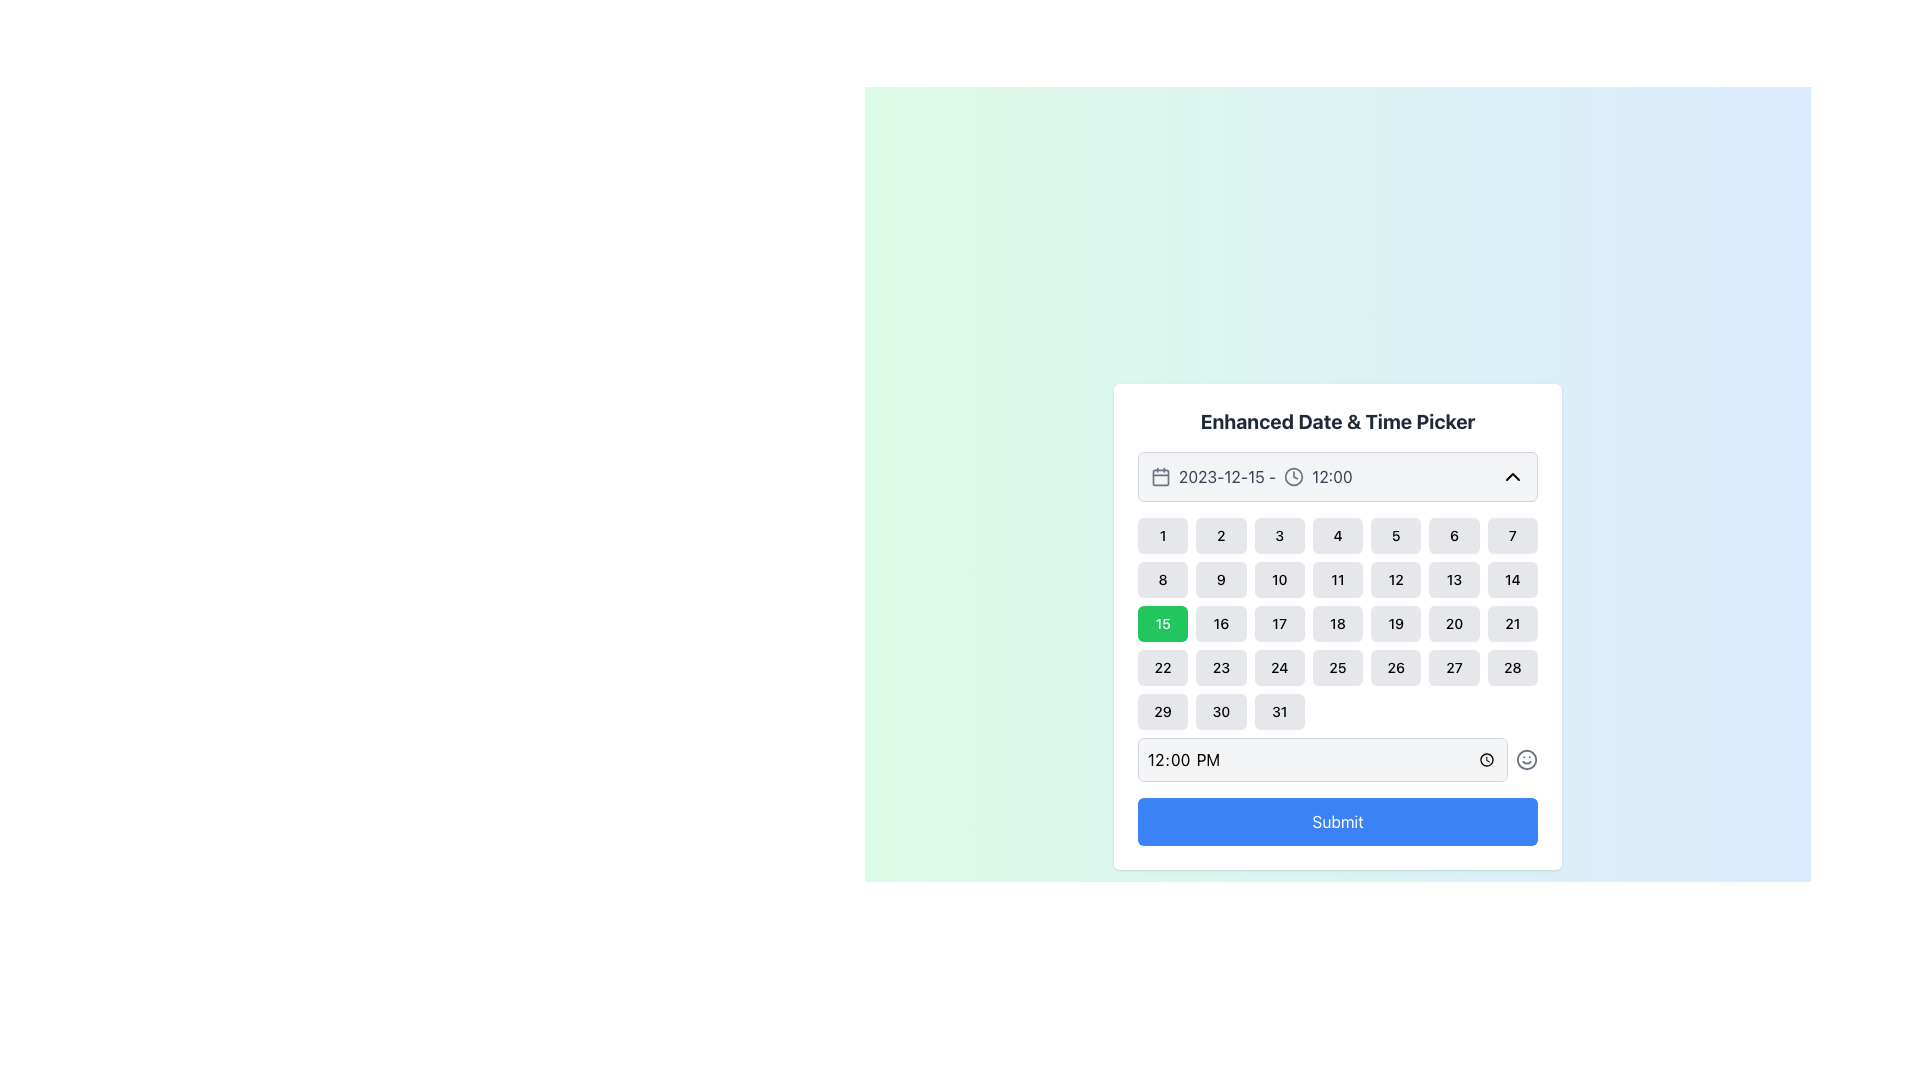 The image size is (1920, 1080). What do you see at coordinates (1512, 535) in the screenshot?
I see `the clickable button for selecting the date corresponding to the number 7 in the calendar interface to trigger hover effects` at bounding box center [1512, 535].